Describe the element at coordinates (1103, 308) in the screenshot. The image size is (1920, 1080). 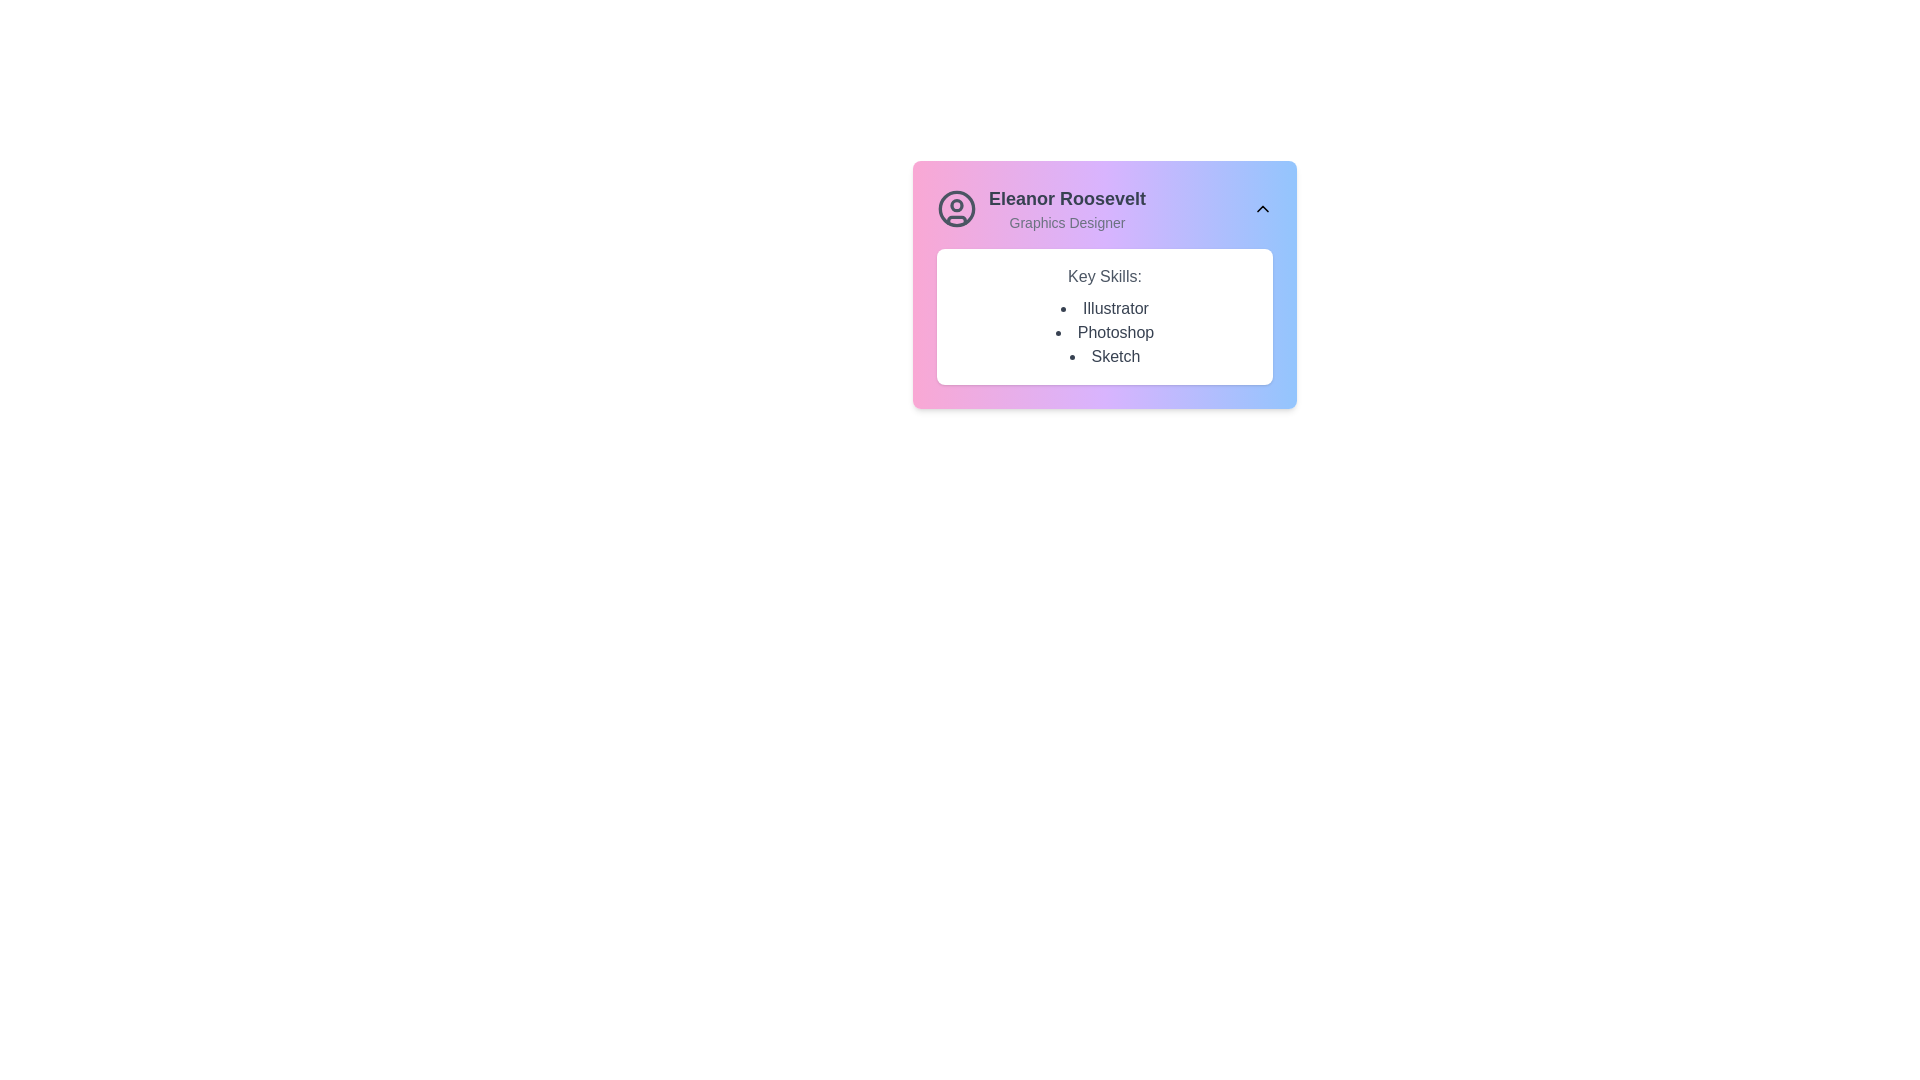
I see `text of the 'Illustrator' label, which is the first item in the 'Key Skills' list styled in gray font next to a circular bullet point` at that location.